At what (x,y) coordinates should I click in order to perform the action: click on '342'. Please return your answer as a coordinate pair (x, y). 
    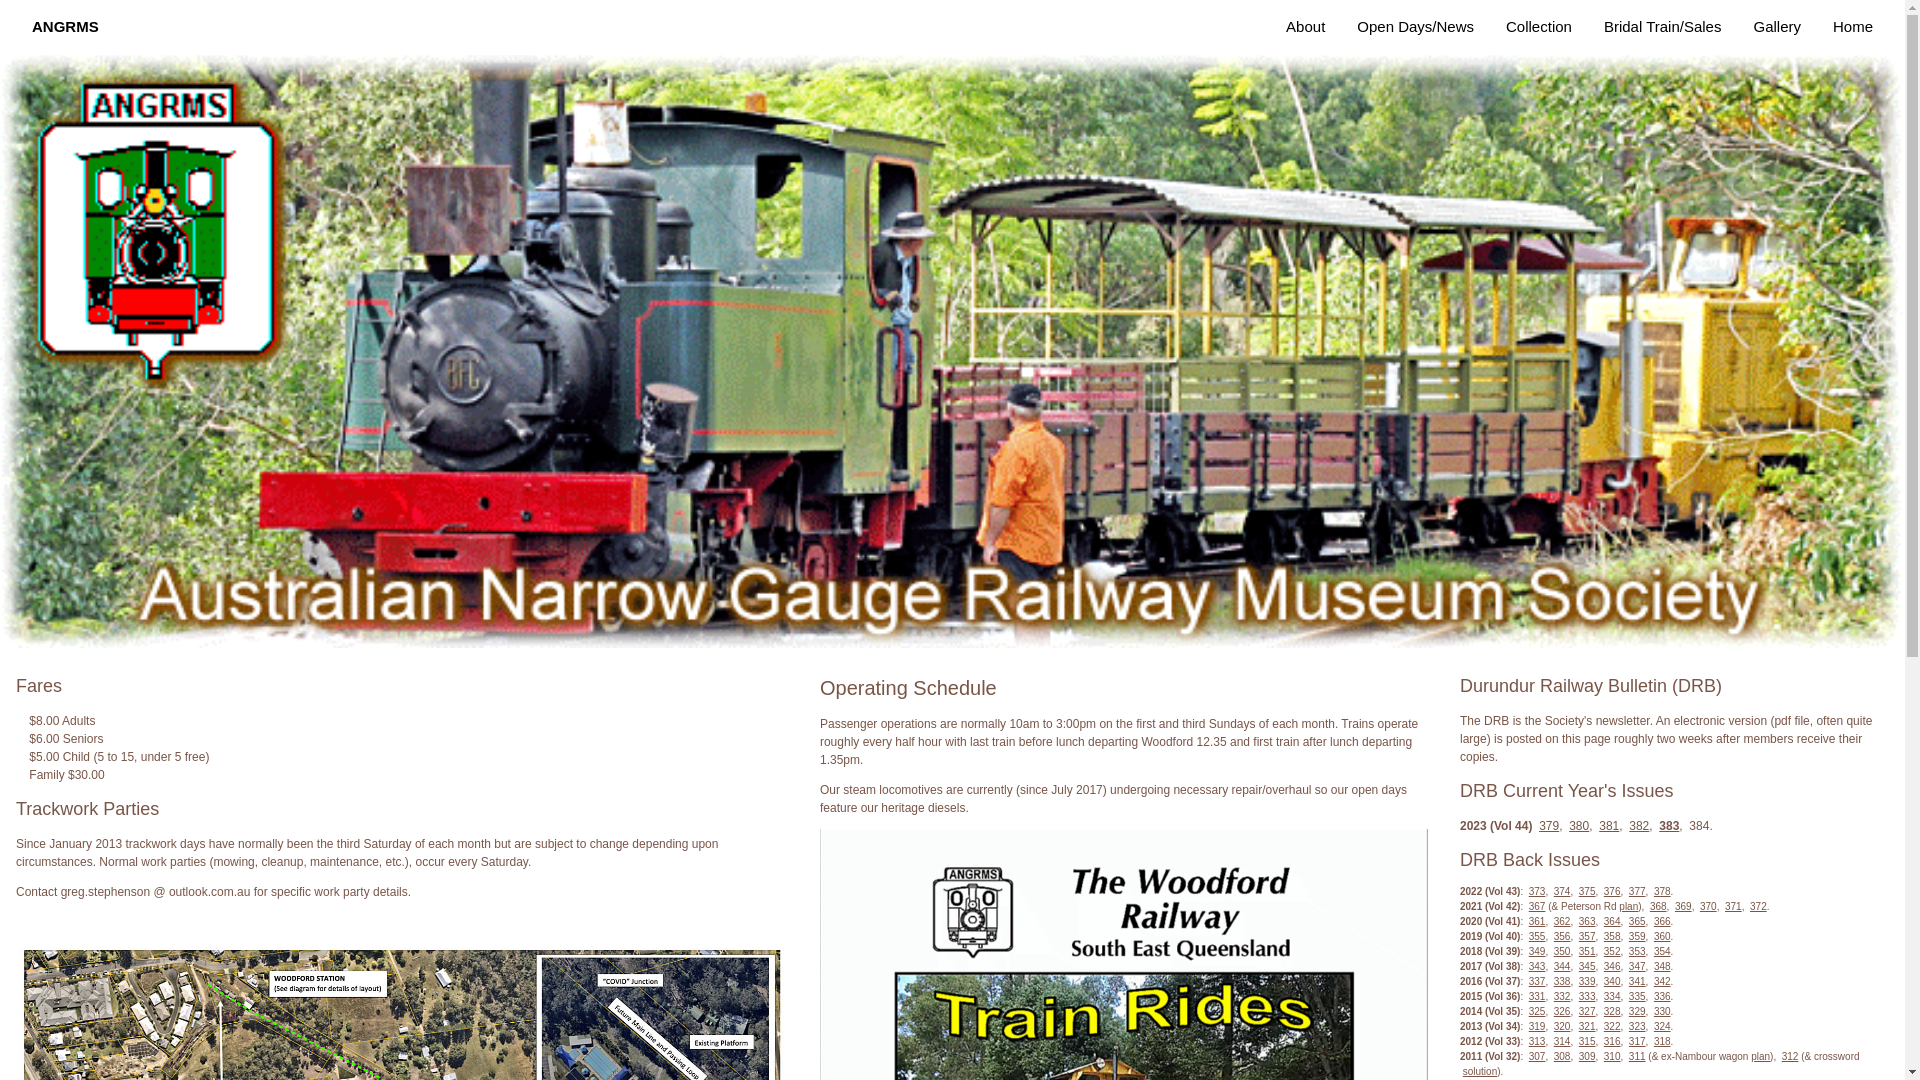
    Looking at the image, I should click on (1662, 980).